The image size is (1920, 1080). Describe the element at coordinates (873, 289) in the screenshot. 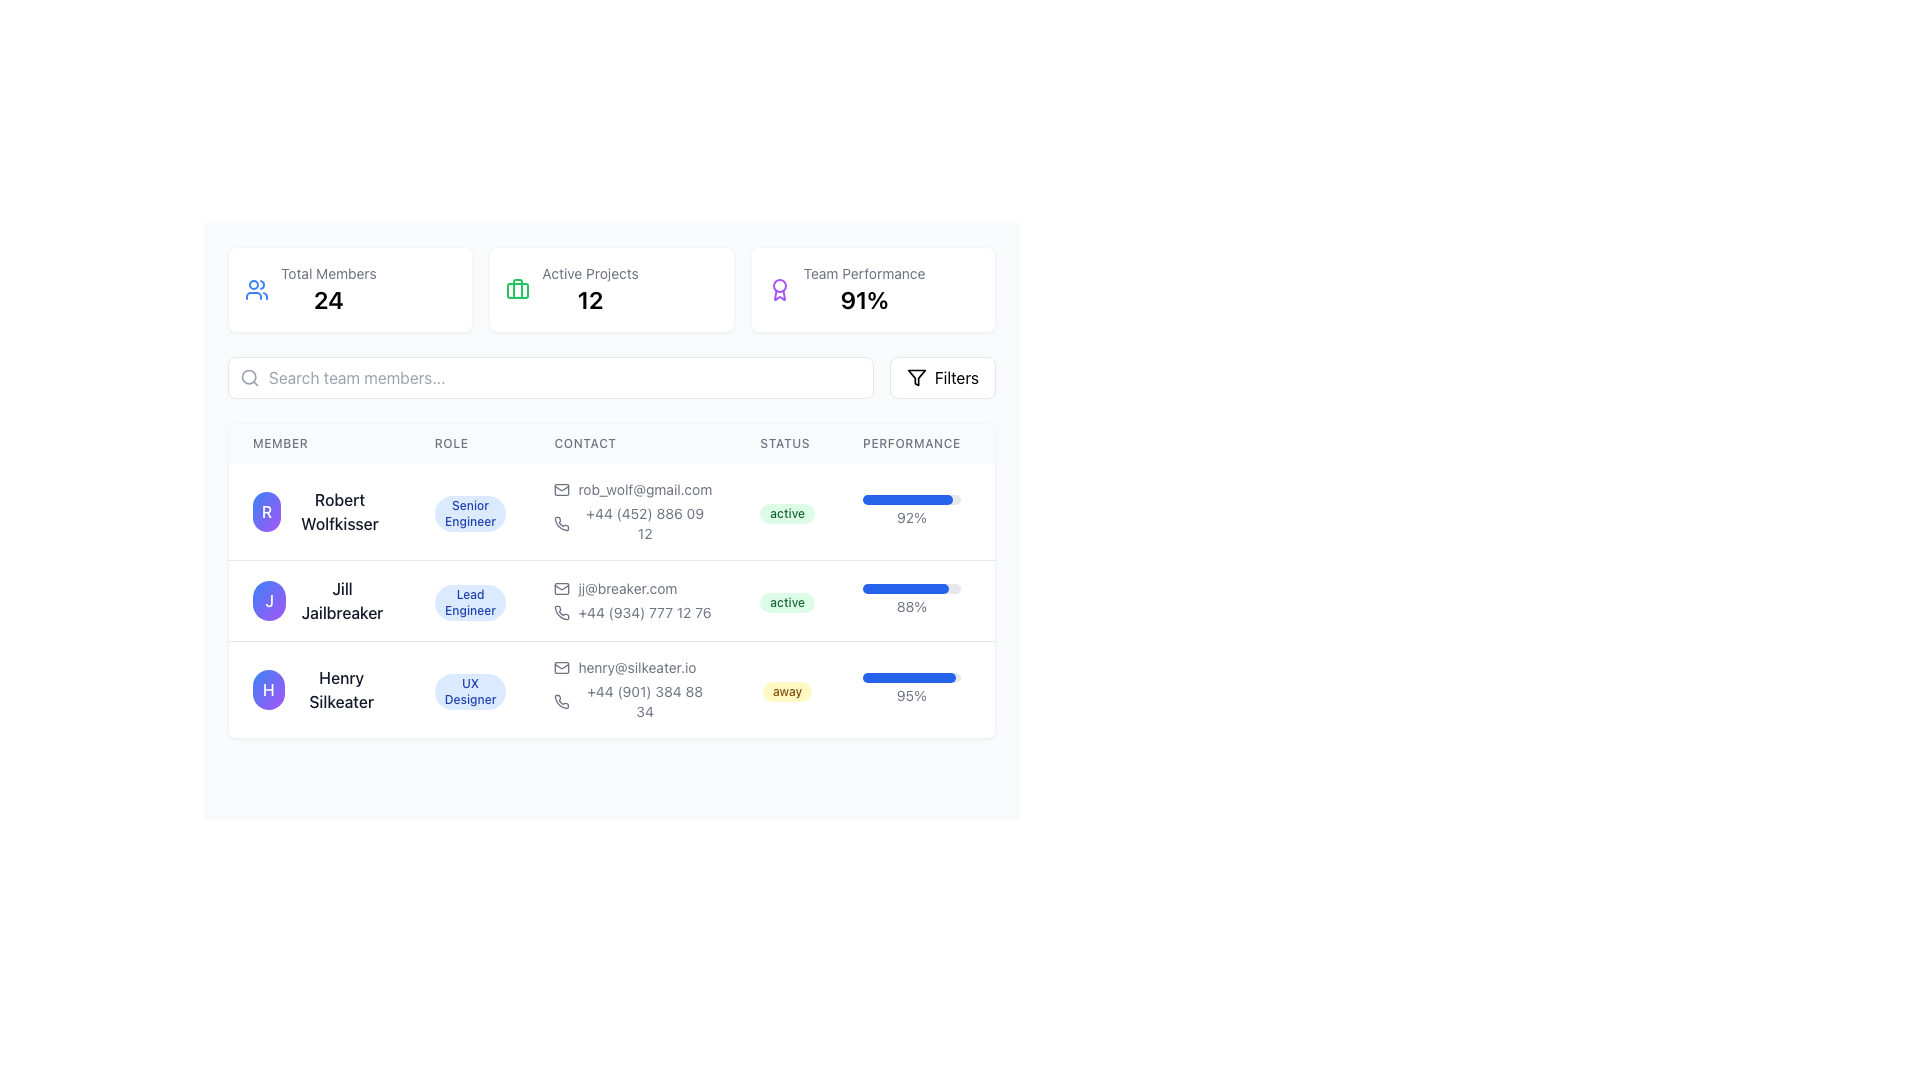

I see `displayed performance percentage from the Information Display located in the top-right corner of the performance metrics section, directly under the main navigation bar` at that location.